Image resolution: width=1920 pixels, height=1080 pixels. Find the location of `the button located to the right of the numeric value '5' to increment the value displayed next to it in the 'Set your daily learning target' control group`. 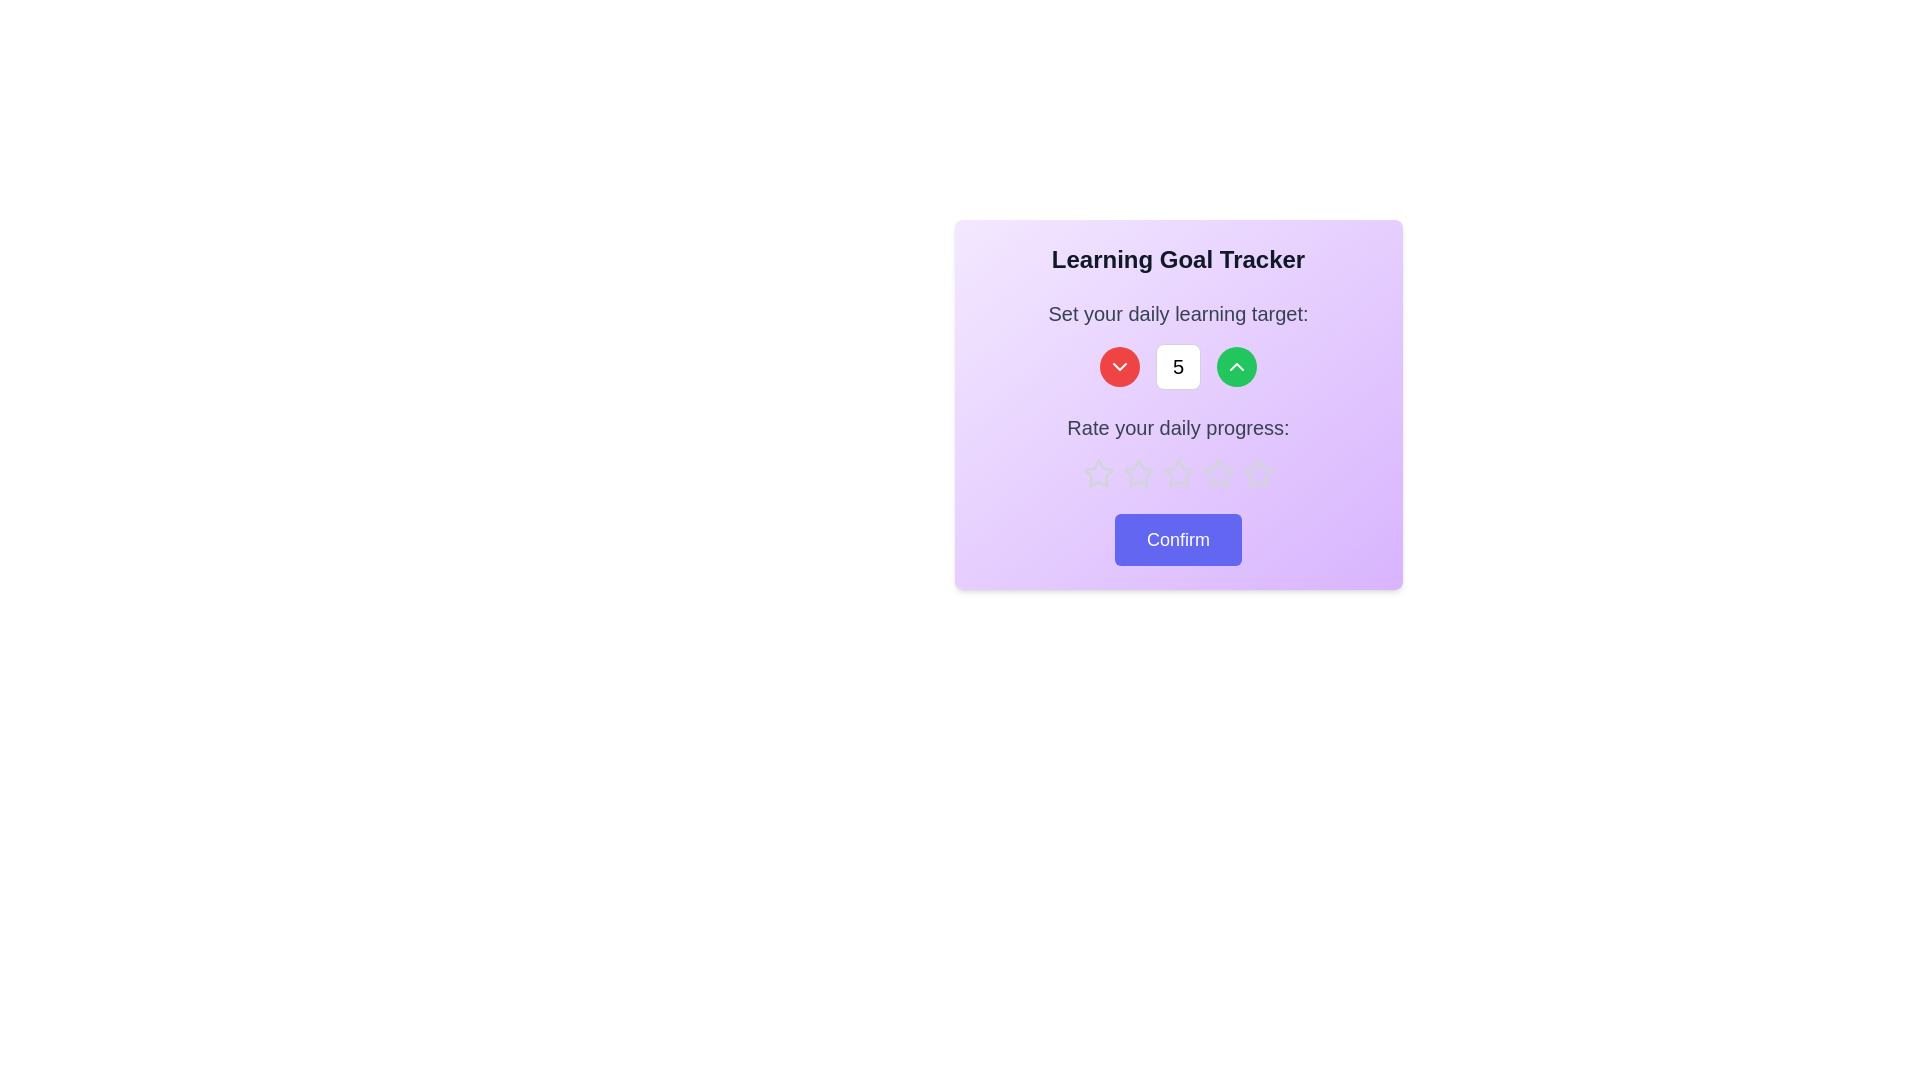

the button located to the right of the numeric value '5' to increment the value displayed next to it in the 'Set your daily learning target' control group is located at coordinates (1236, 366).